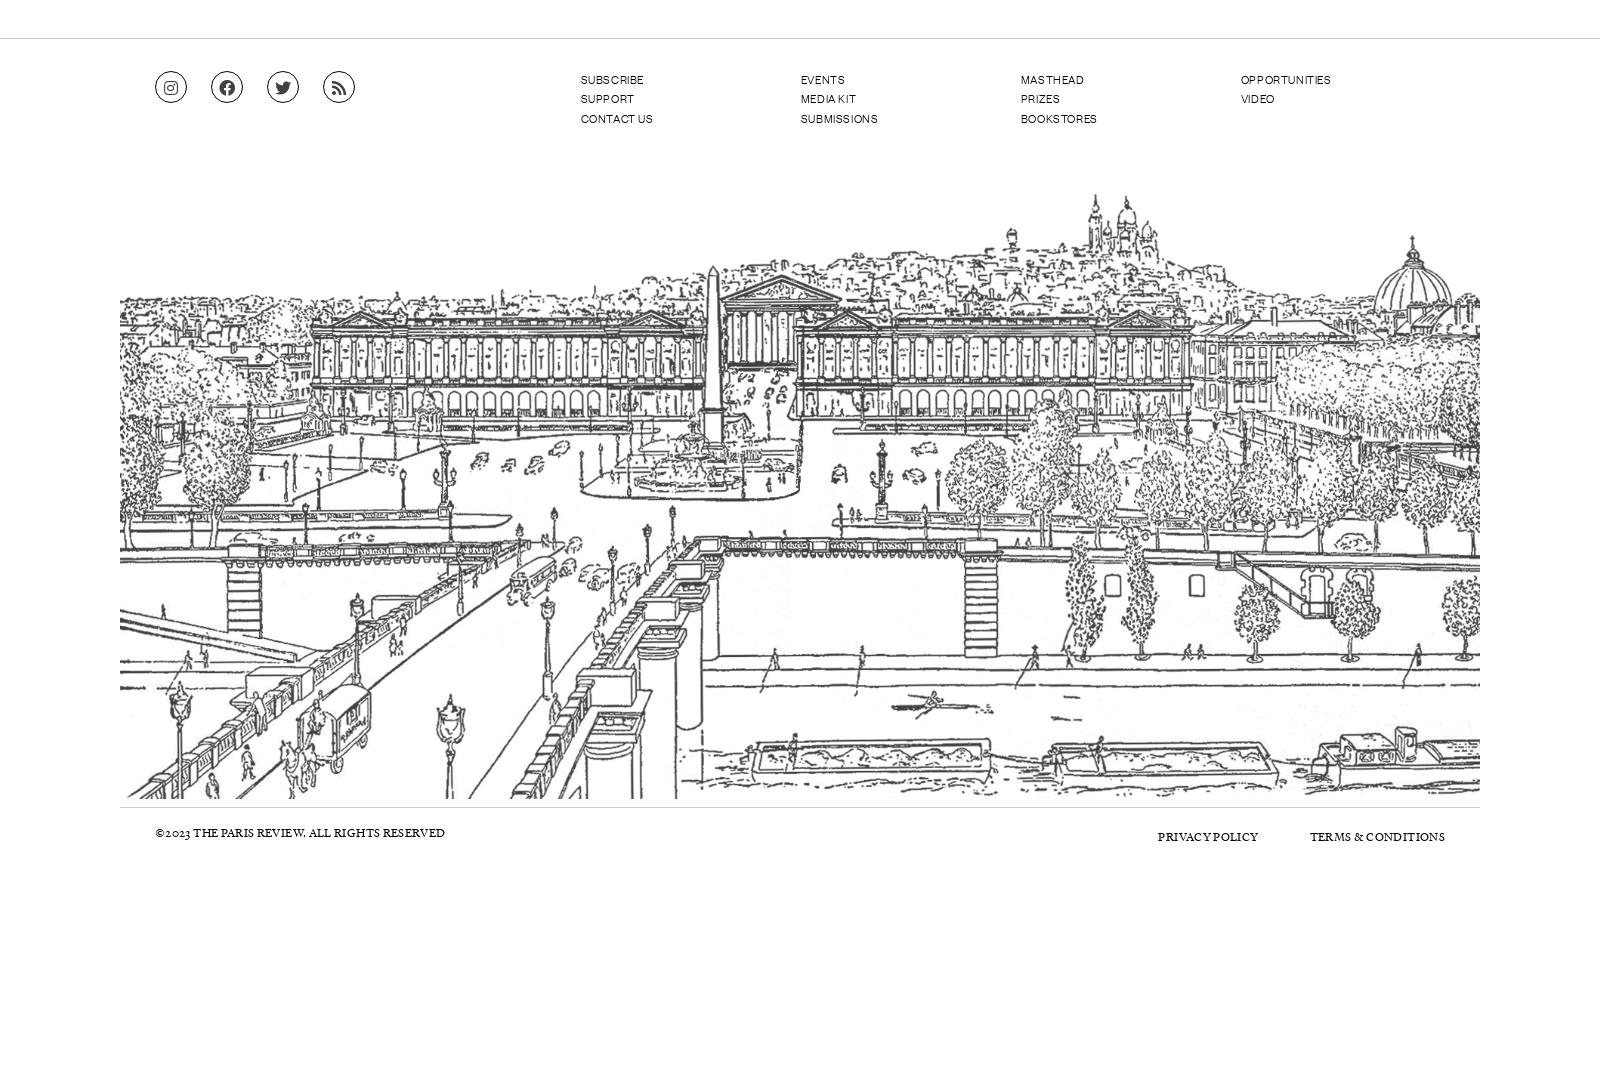  What do you see at coordinates (1058, 118) in the screenshot?
I see `'Bookstores'` at bounding box center [1058, 118].